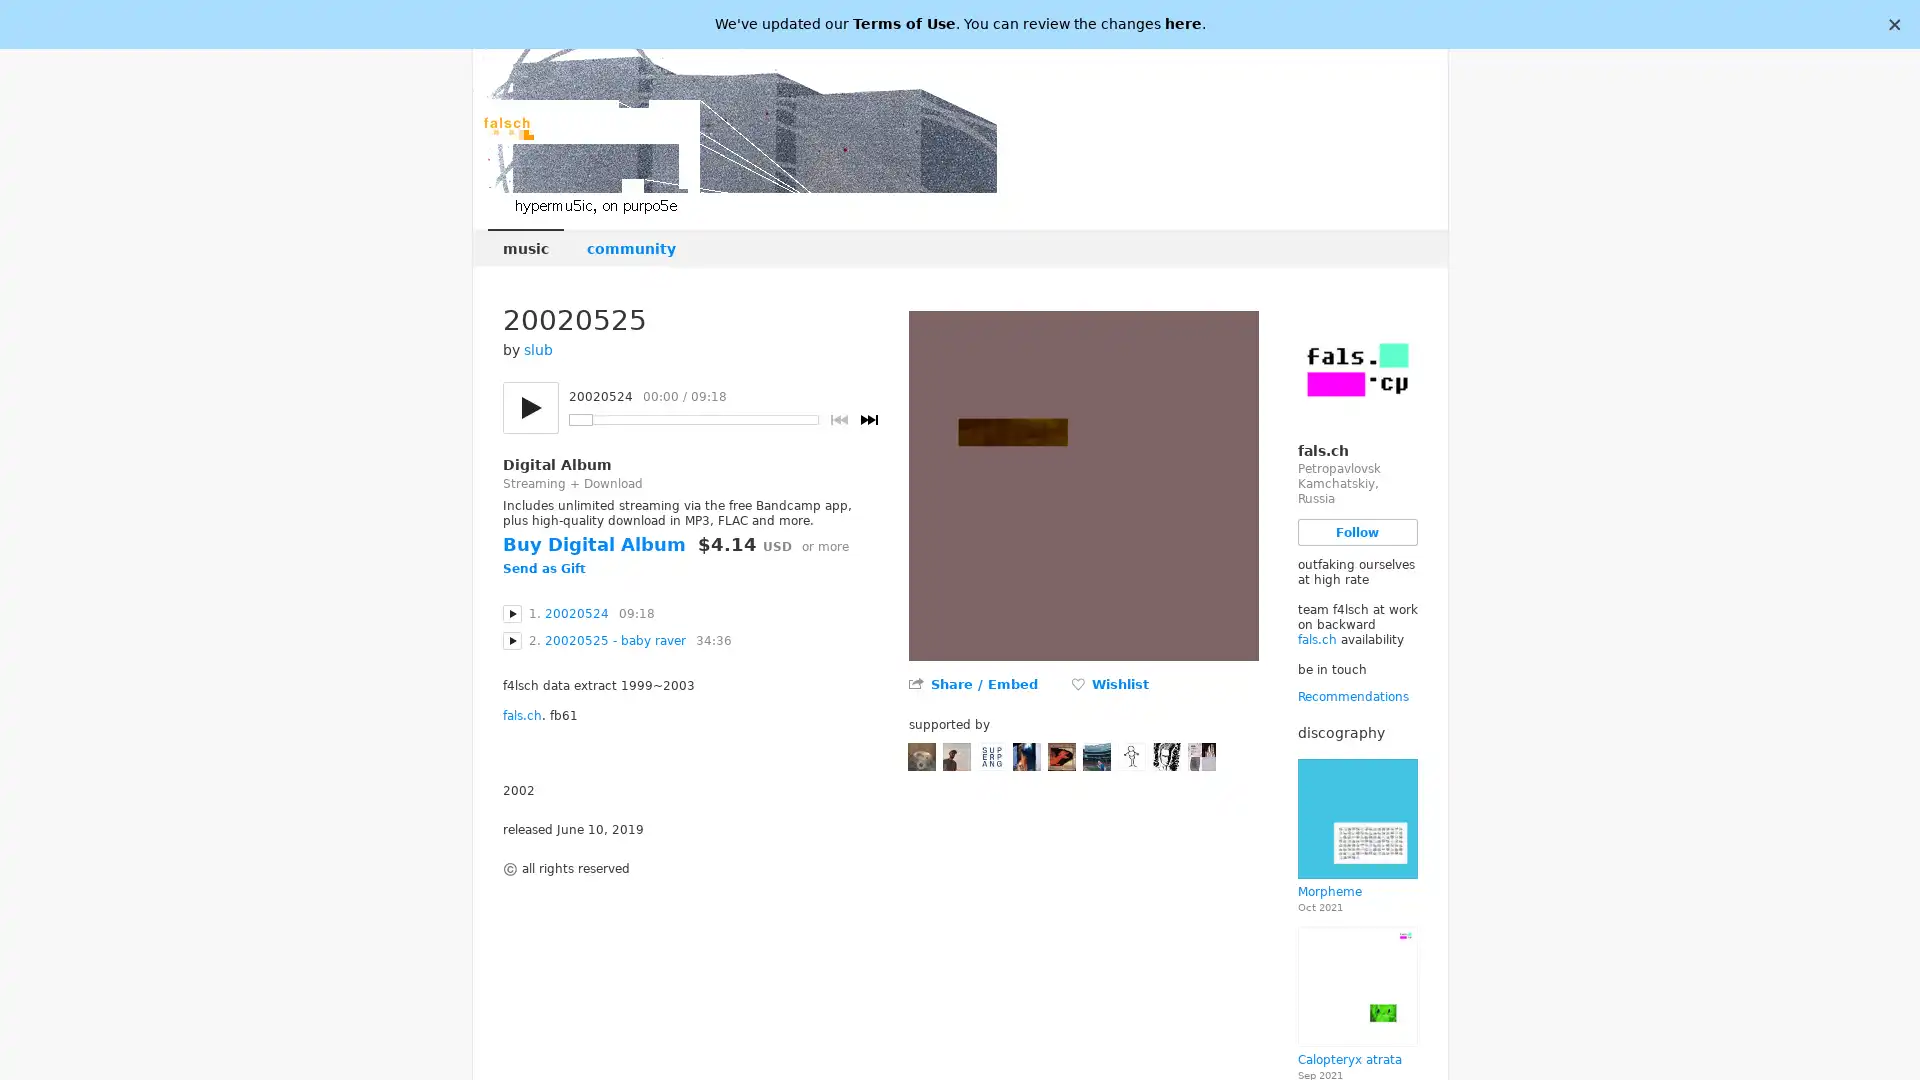  What do you see at coordinates (543, 570) in the screenshot?
I see `Send as Gift` at bounding box center [543, 570].